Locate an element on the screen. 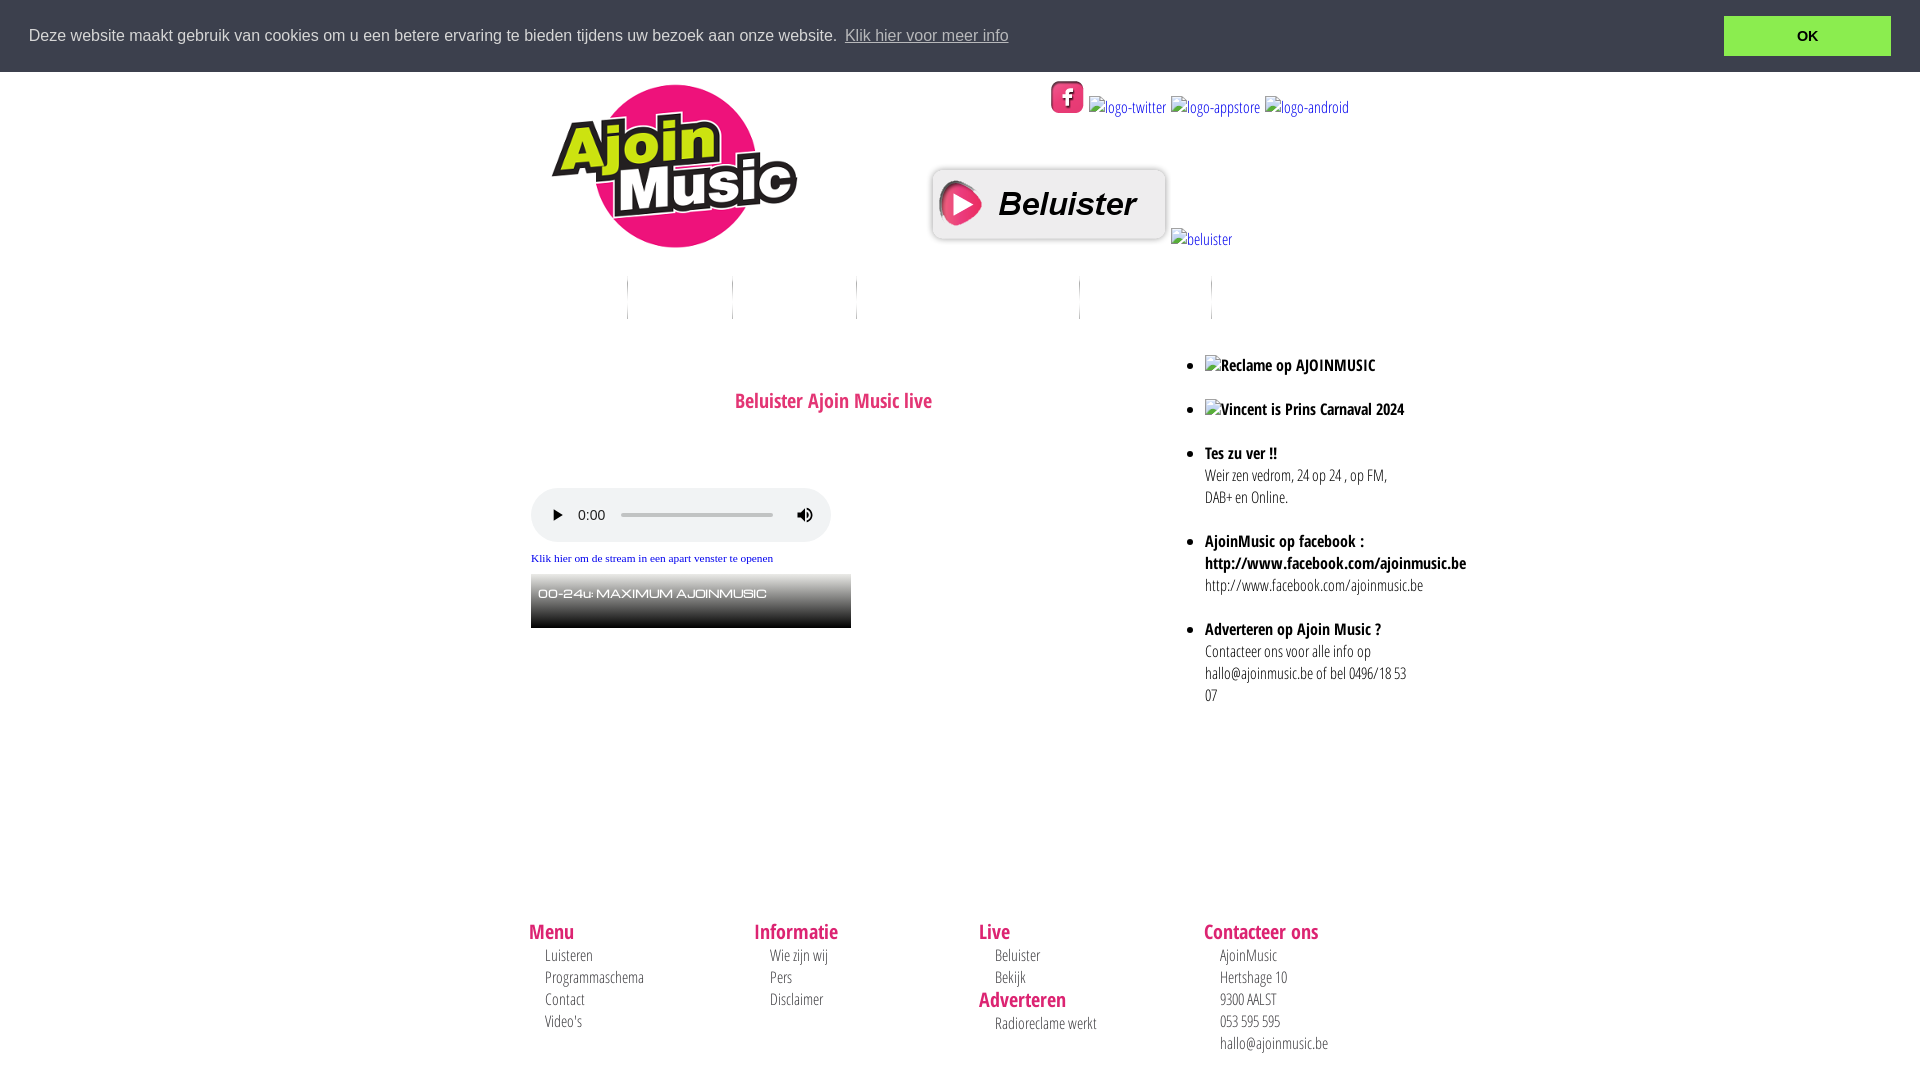 The width and height of the screenshot is (1920, 1080). 'OK' is located at coordinates (1807, 35).